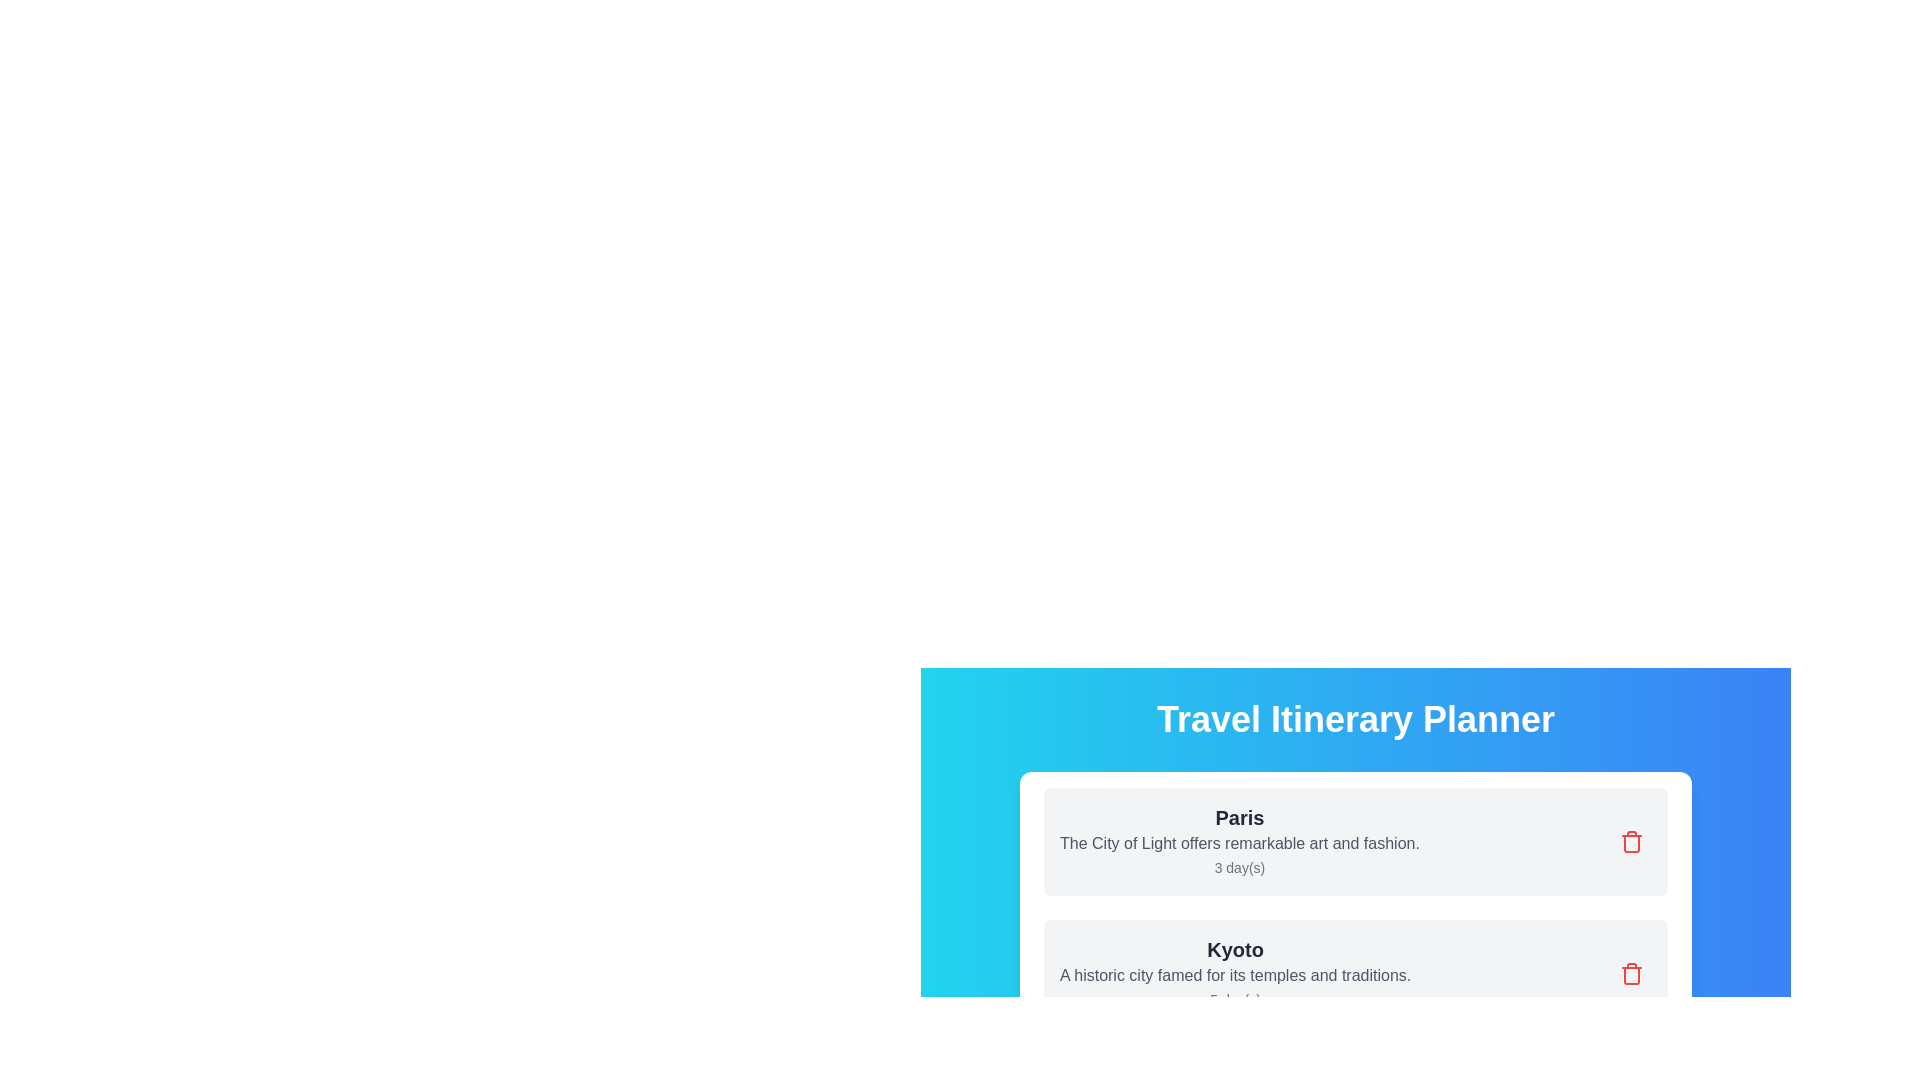 The height and width of the screenshot is (1080, 1920). Describe the element at coordinates (1234, 948) in the screenshot. I see `the text label displaying 'Kyoto' in bold and dark gray font, which is located within a card layout representing a travel destination, positioned near the top of the card` at that location.